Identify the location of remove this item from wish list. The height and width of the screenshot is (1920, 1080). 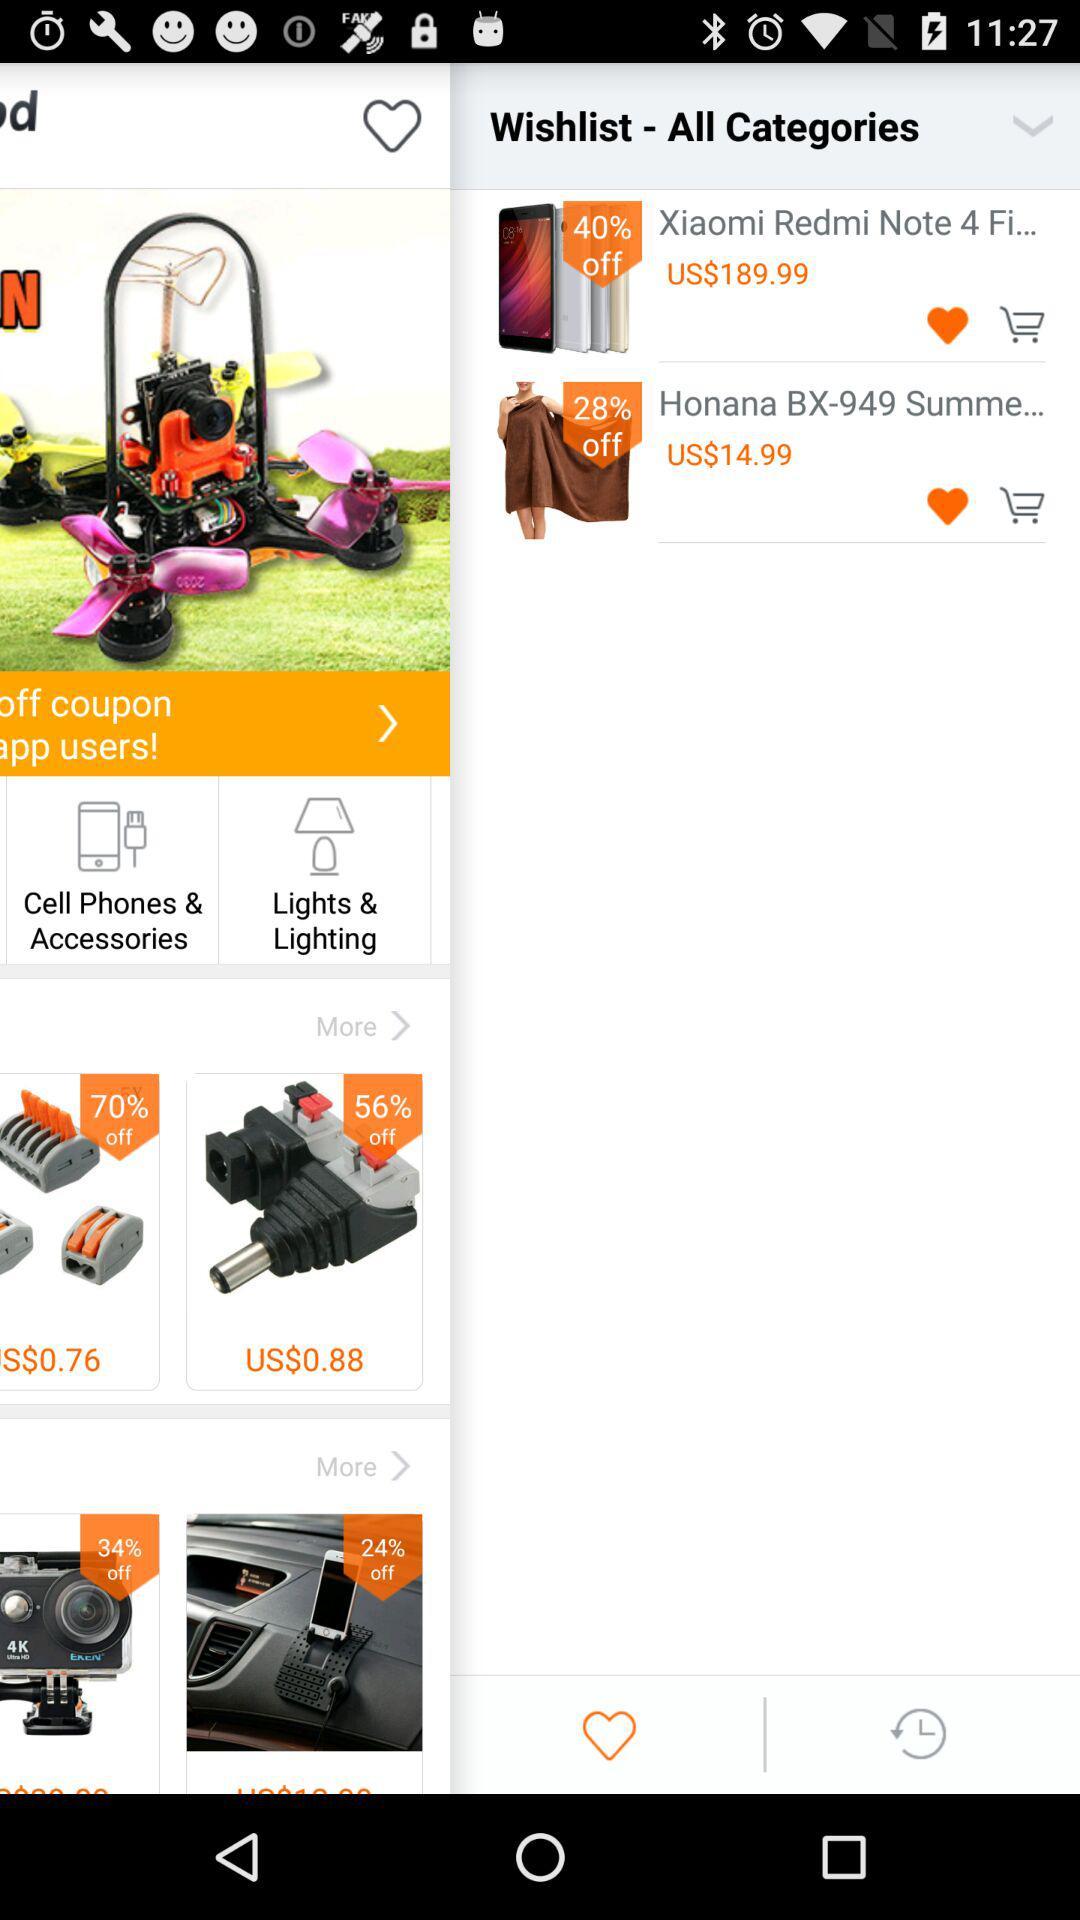
(947, 324).